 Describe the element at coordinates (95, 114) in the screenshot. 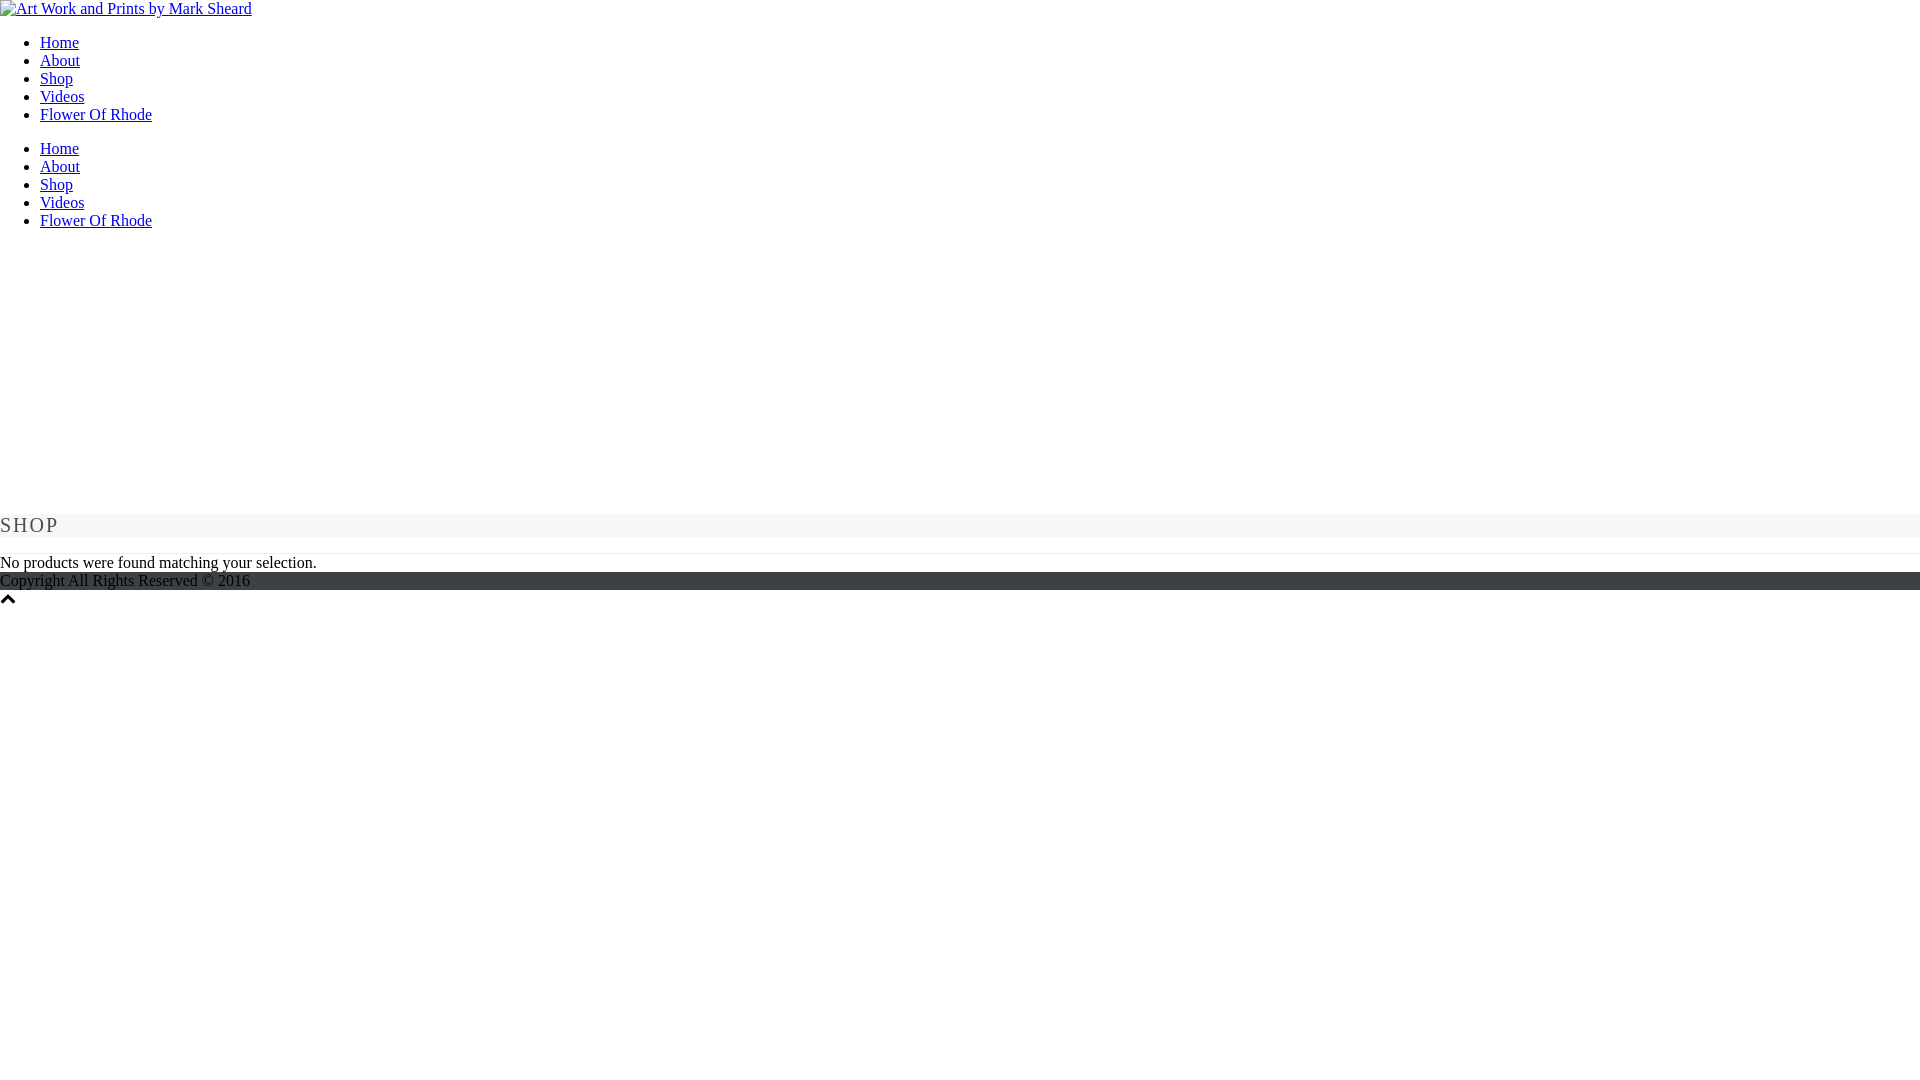

I see `'Flower Of Rhode'` at that location.